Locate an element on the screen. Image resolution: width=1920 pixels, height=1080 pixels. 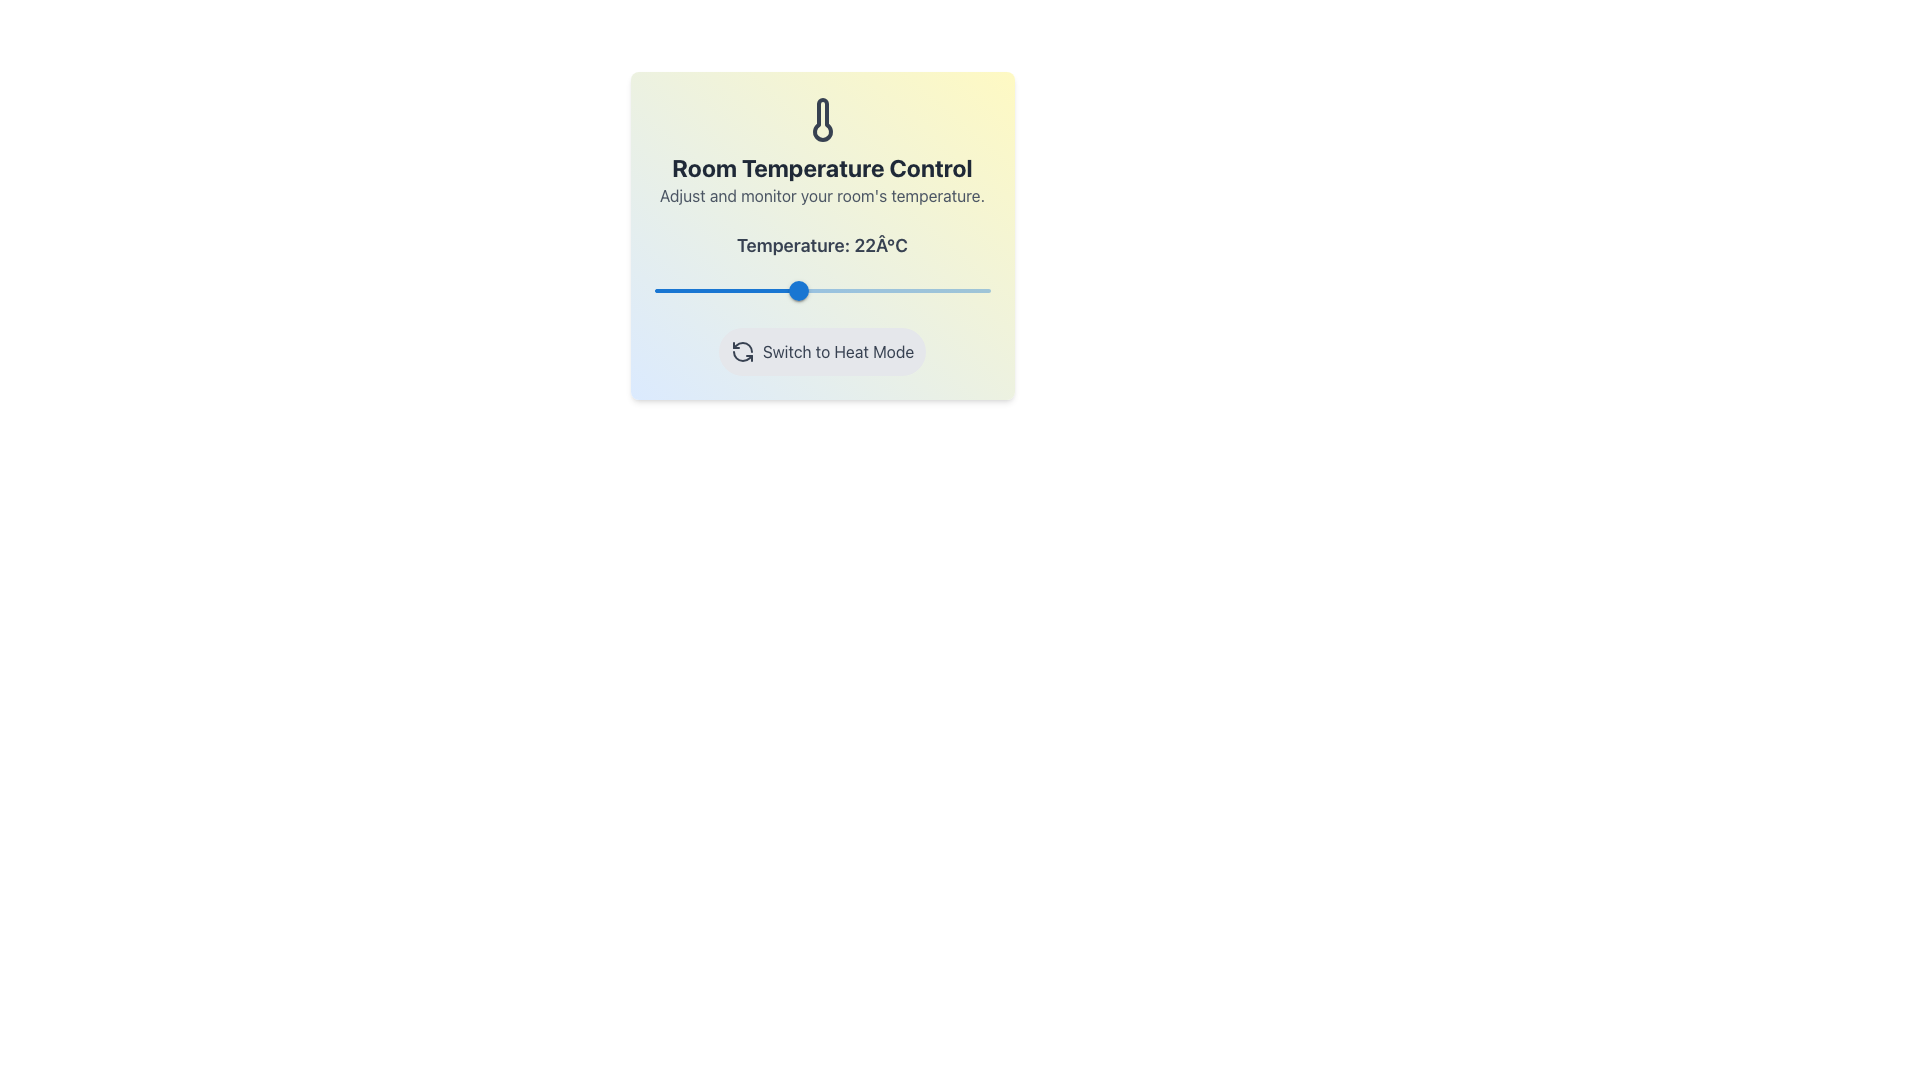
the temperature is located at coordinates (805, 290).